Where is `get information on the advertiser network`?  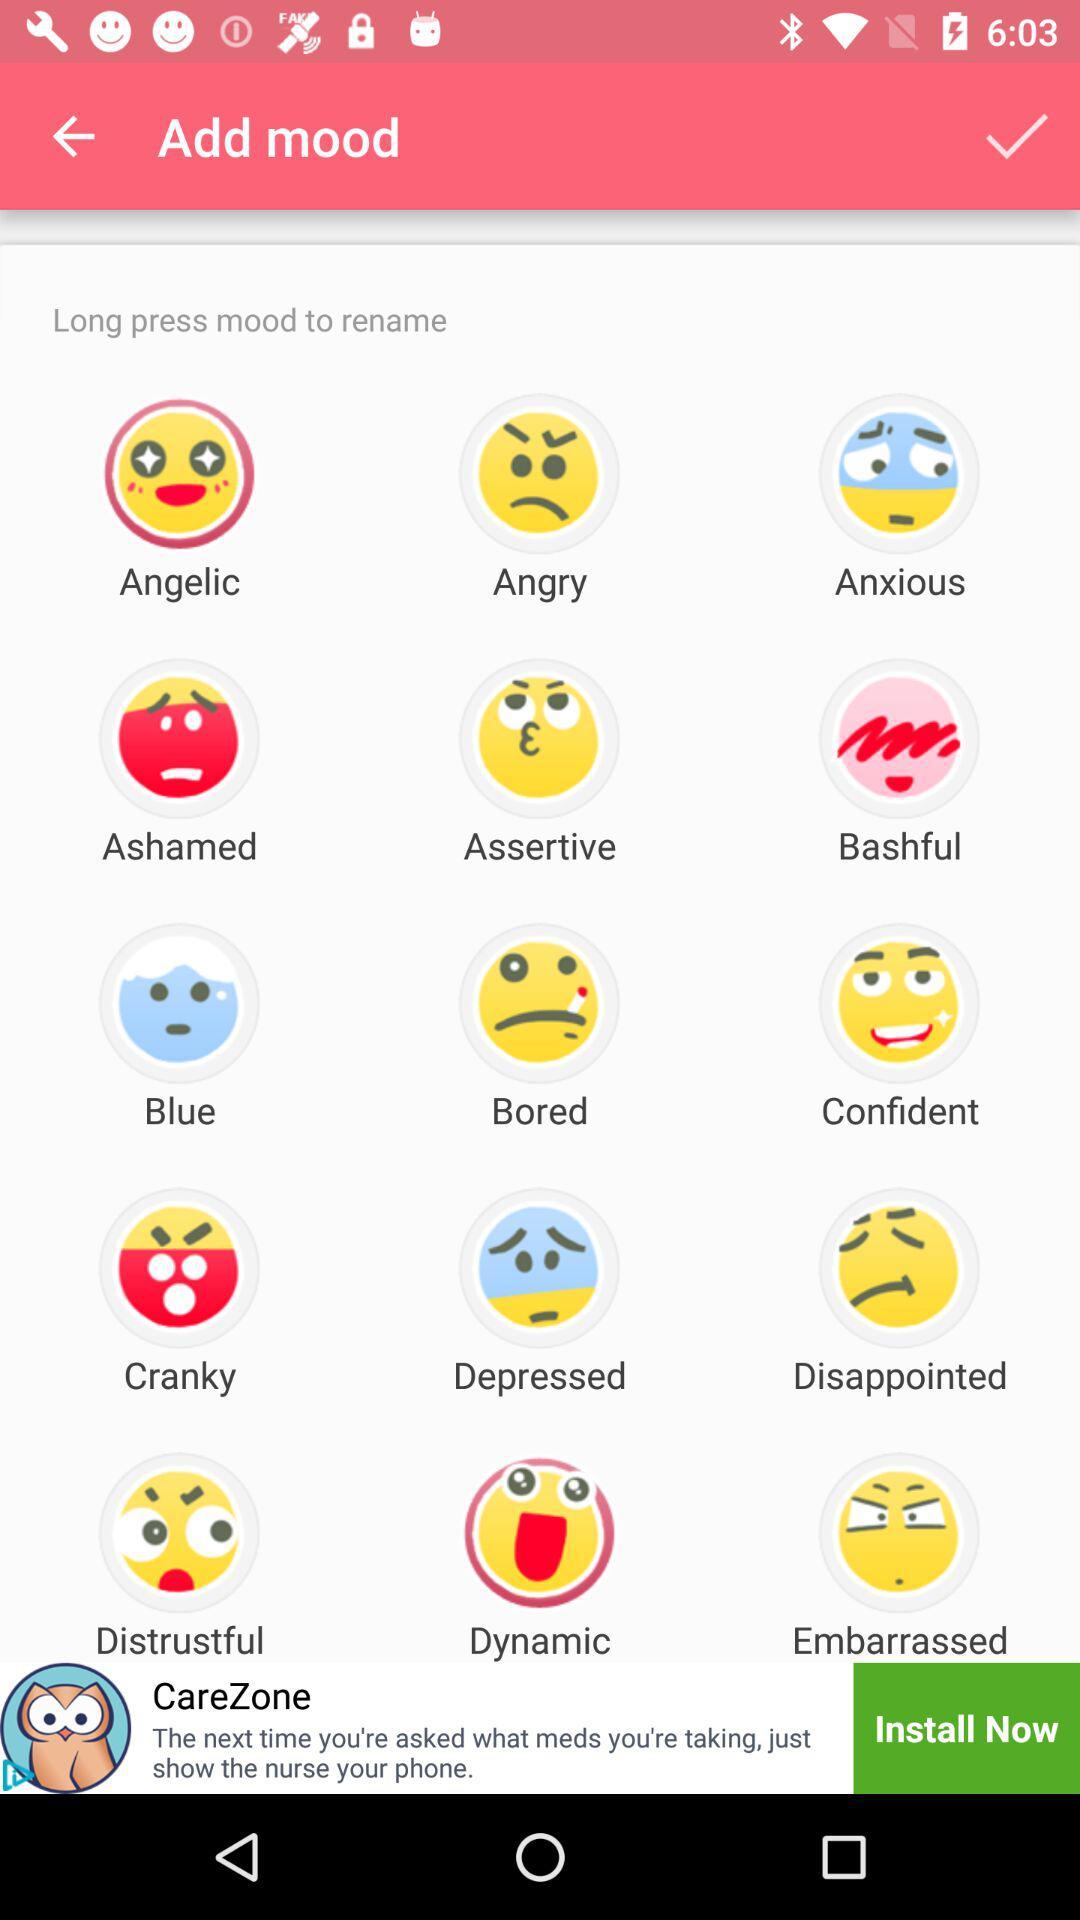
get information on the advertiser network is located at coordinates (18, 1775).